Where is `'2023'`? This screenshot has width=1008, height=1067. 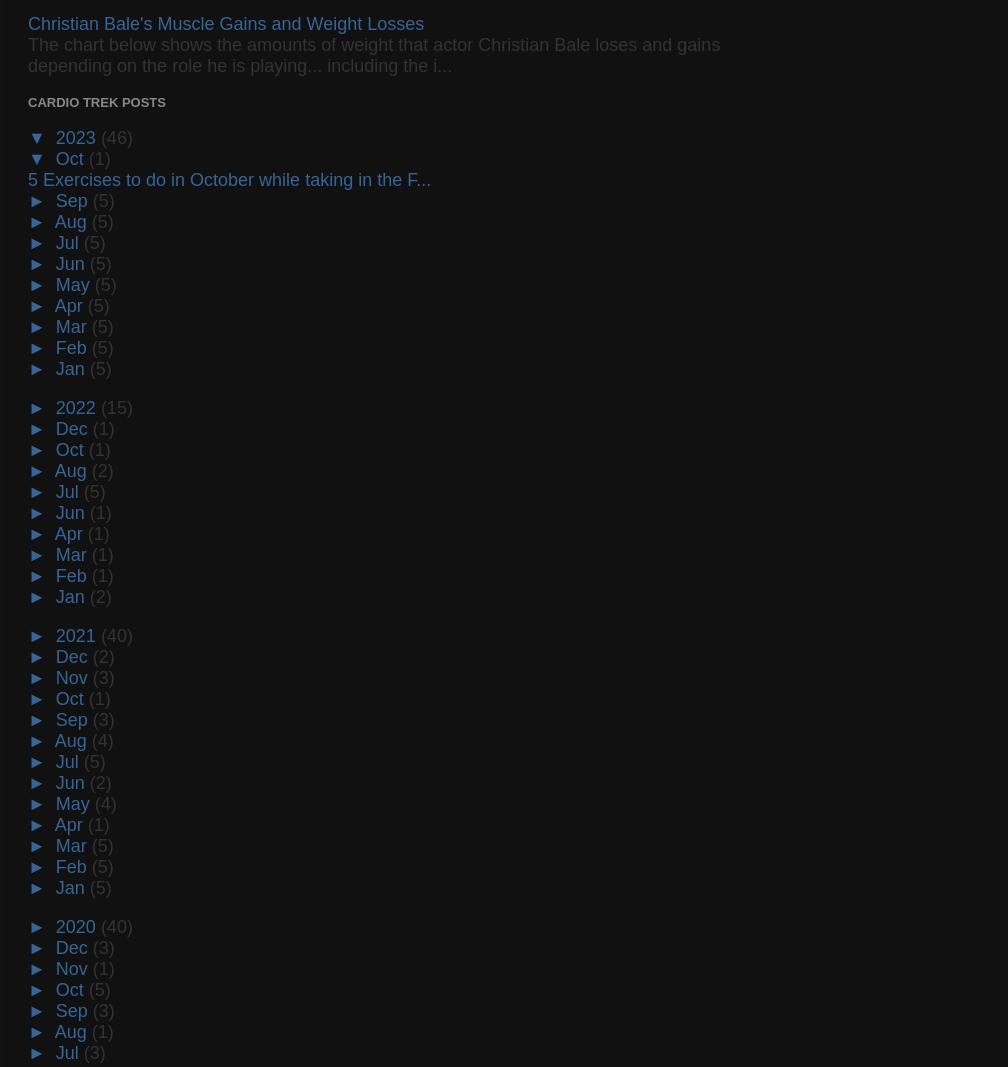
'2023' is located at coordinates (77, 136).